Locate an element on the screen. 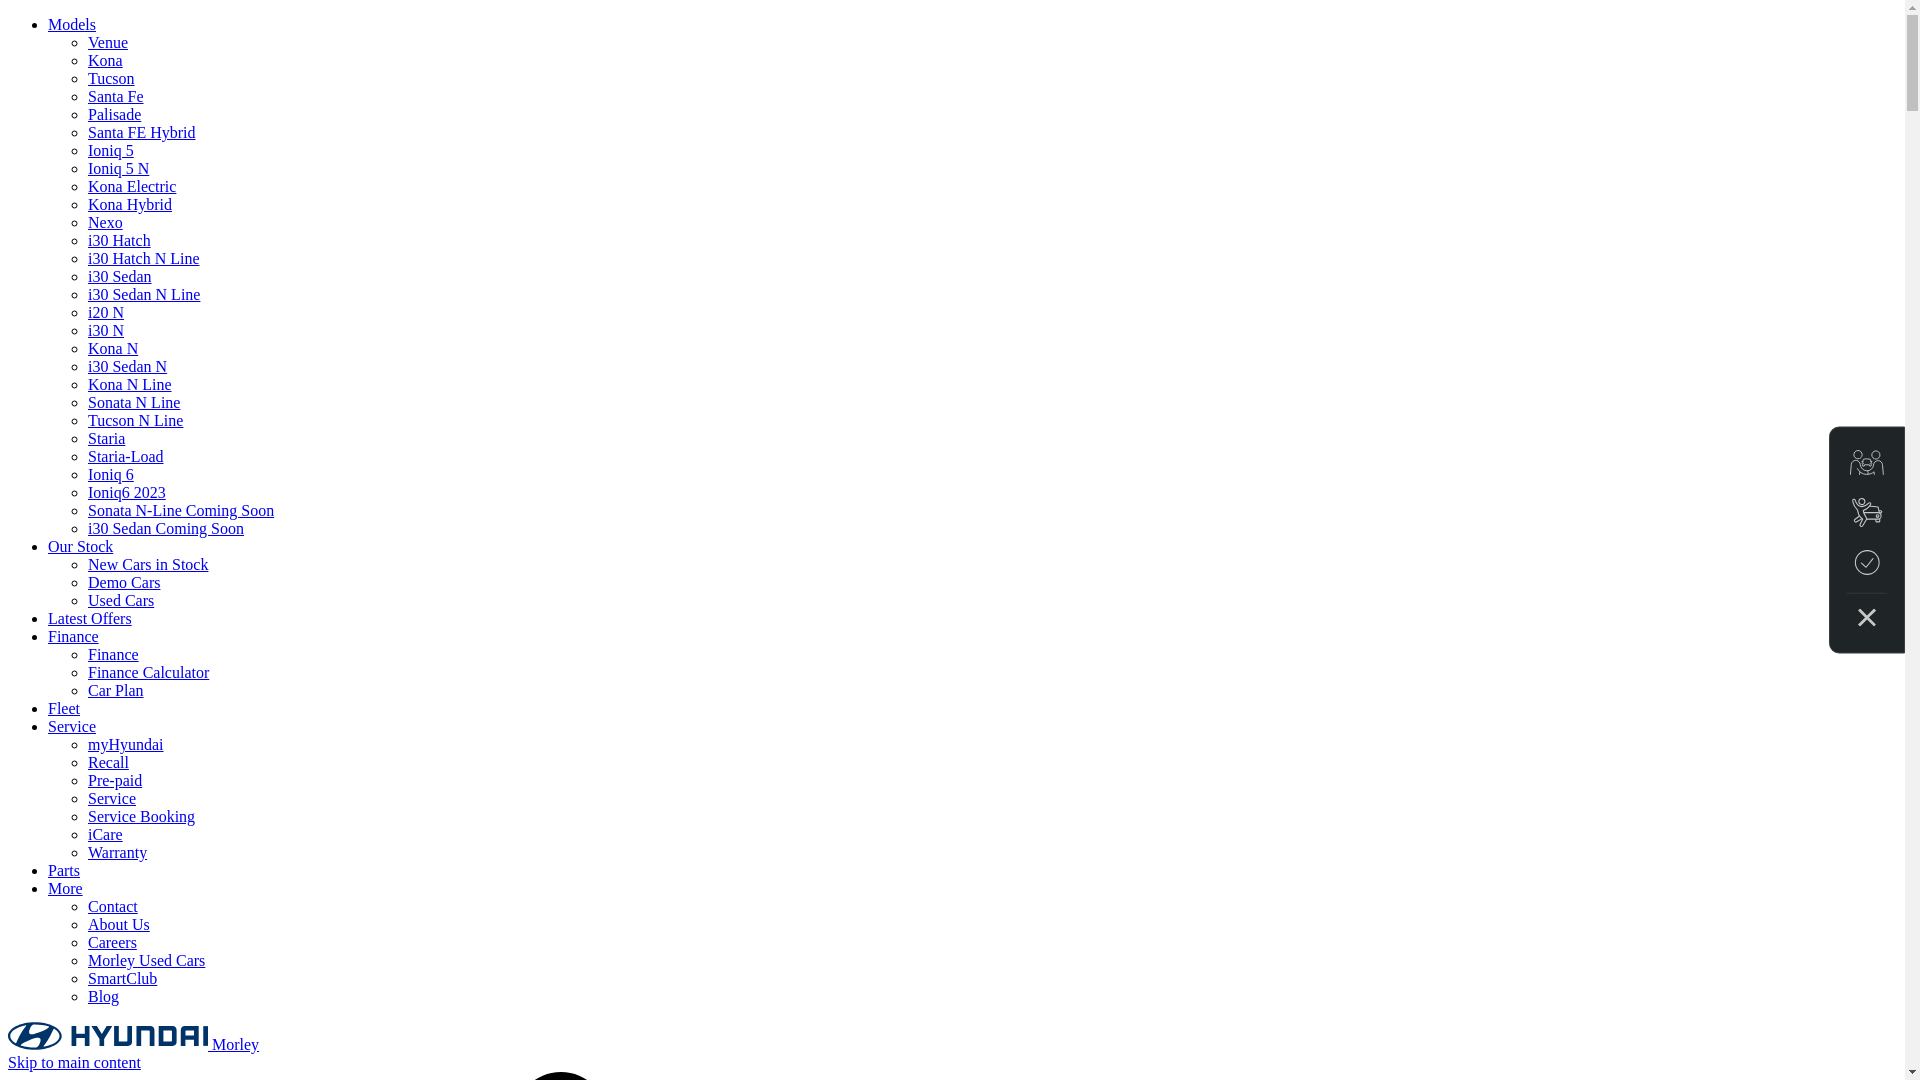 Image resolution: width=1920 pixels, height=1080 pixels. 'Skip to main content' is located at coordinates (8, 1061).